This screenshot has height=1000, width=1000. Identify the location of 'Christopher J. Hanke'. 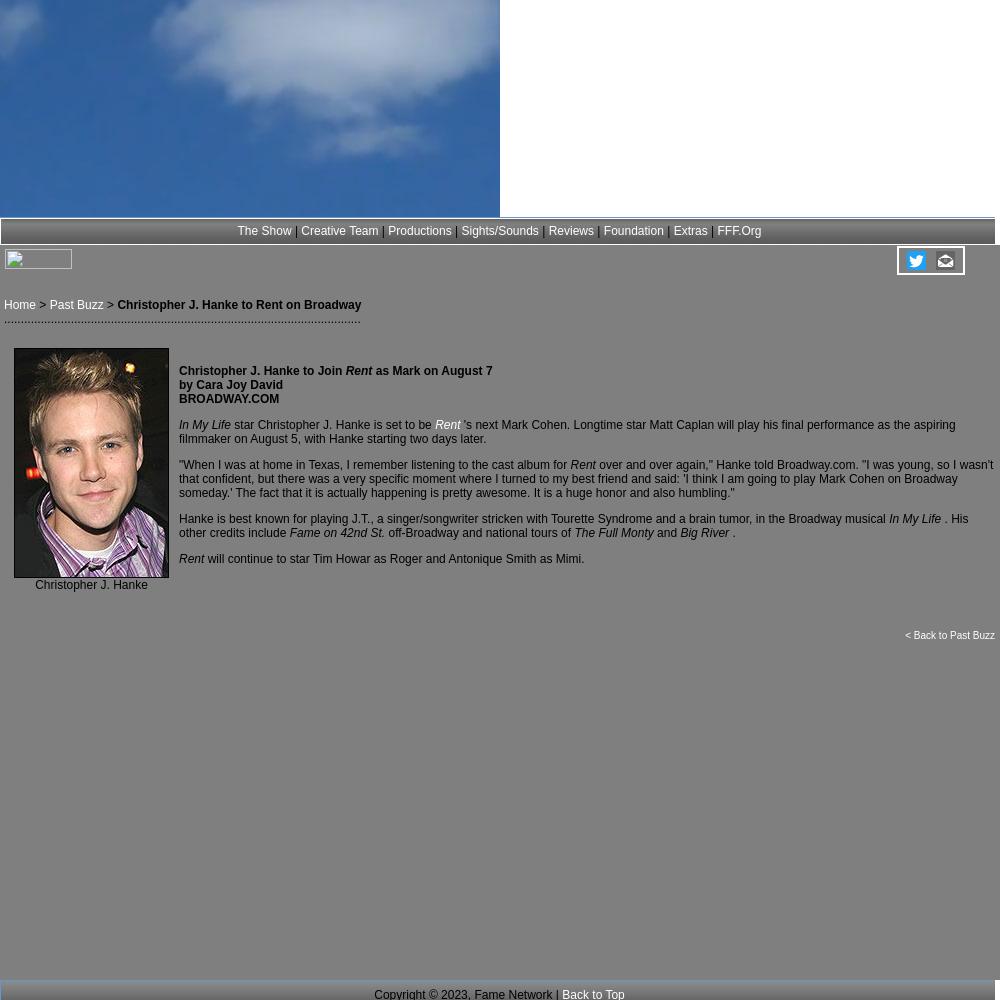
(35, 584).